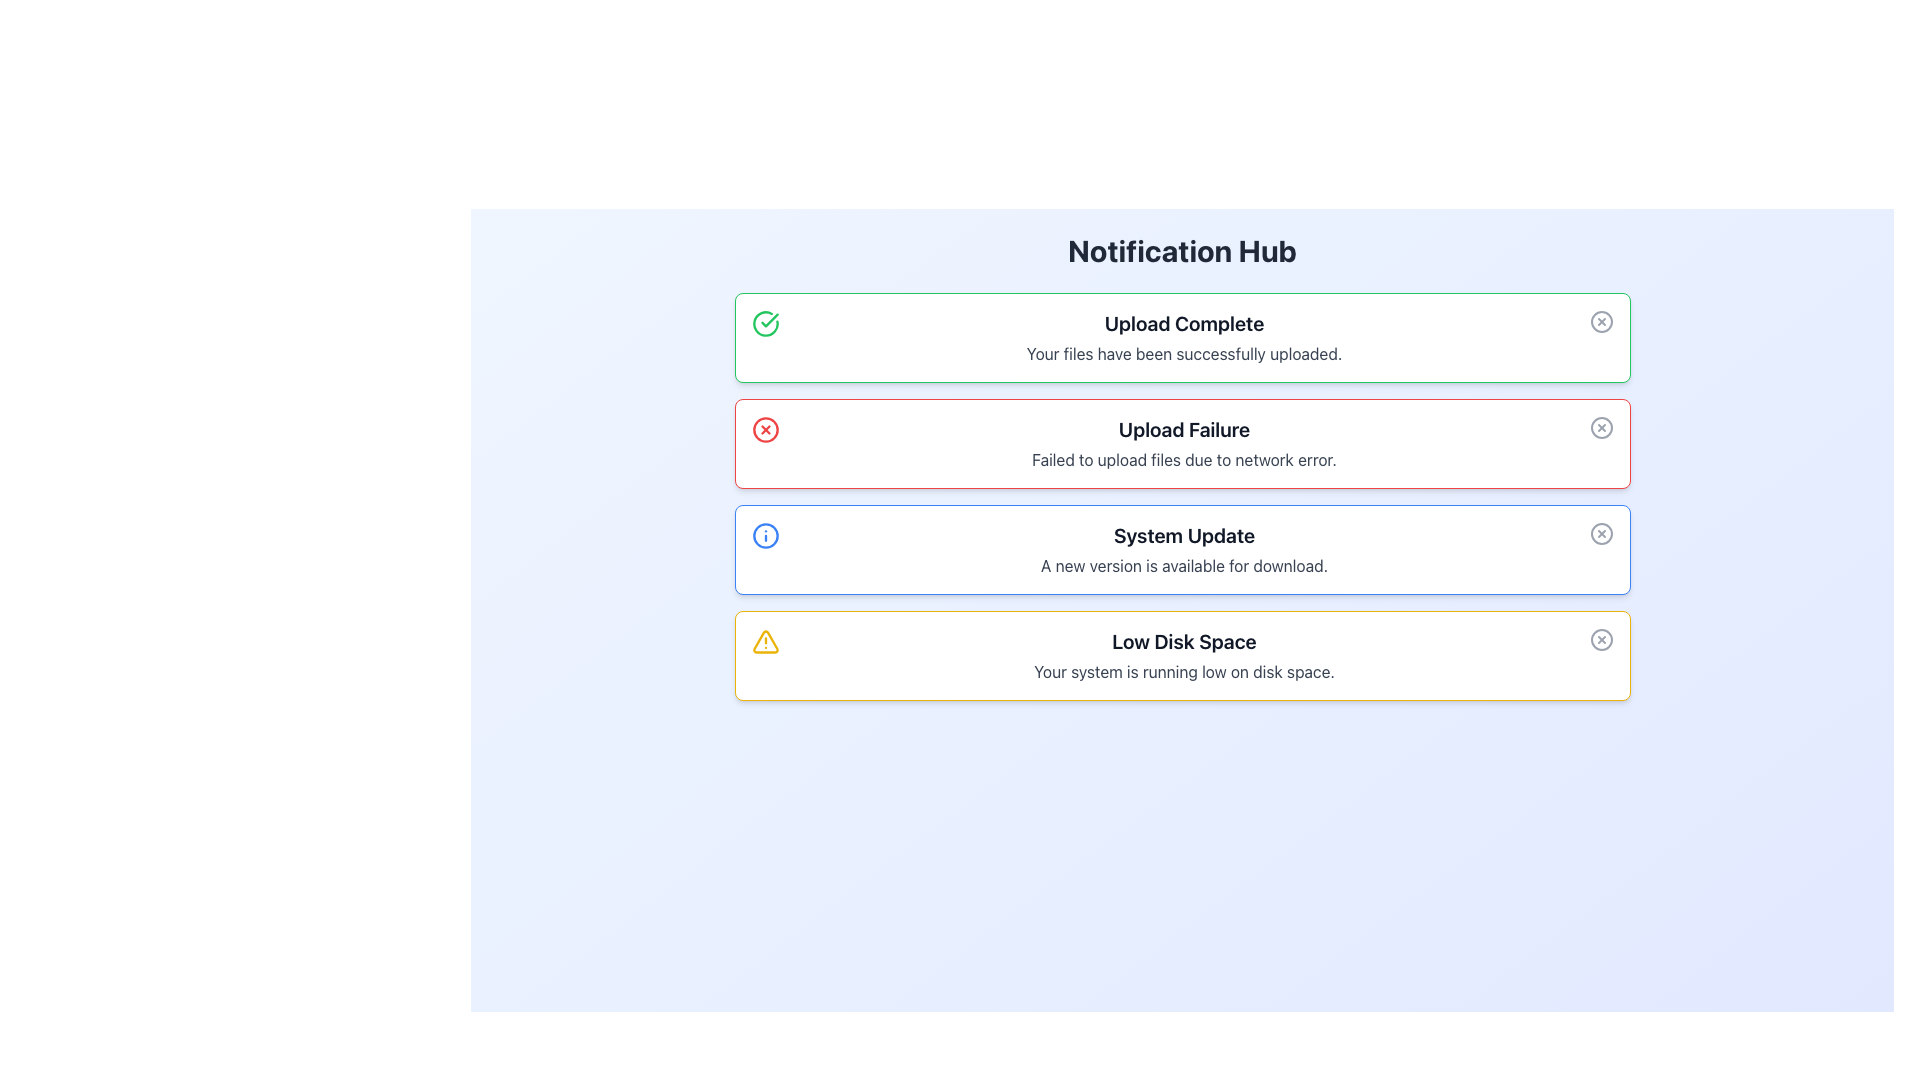 The image size is (1920, 1080). What do you see at coordinates (764, 641) in the screenshot?
I see `the warning icon located in the bottom-most notification block labeled 'Low Disk Space', positioned on the left side adjacent to the text` at bounding box center [764, 641].